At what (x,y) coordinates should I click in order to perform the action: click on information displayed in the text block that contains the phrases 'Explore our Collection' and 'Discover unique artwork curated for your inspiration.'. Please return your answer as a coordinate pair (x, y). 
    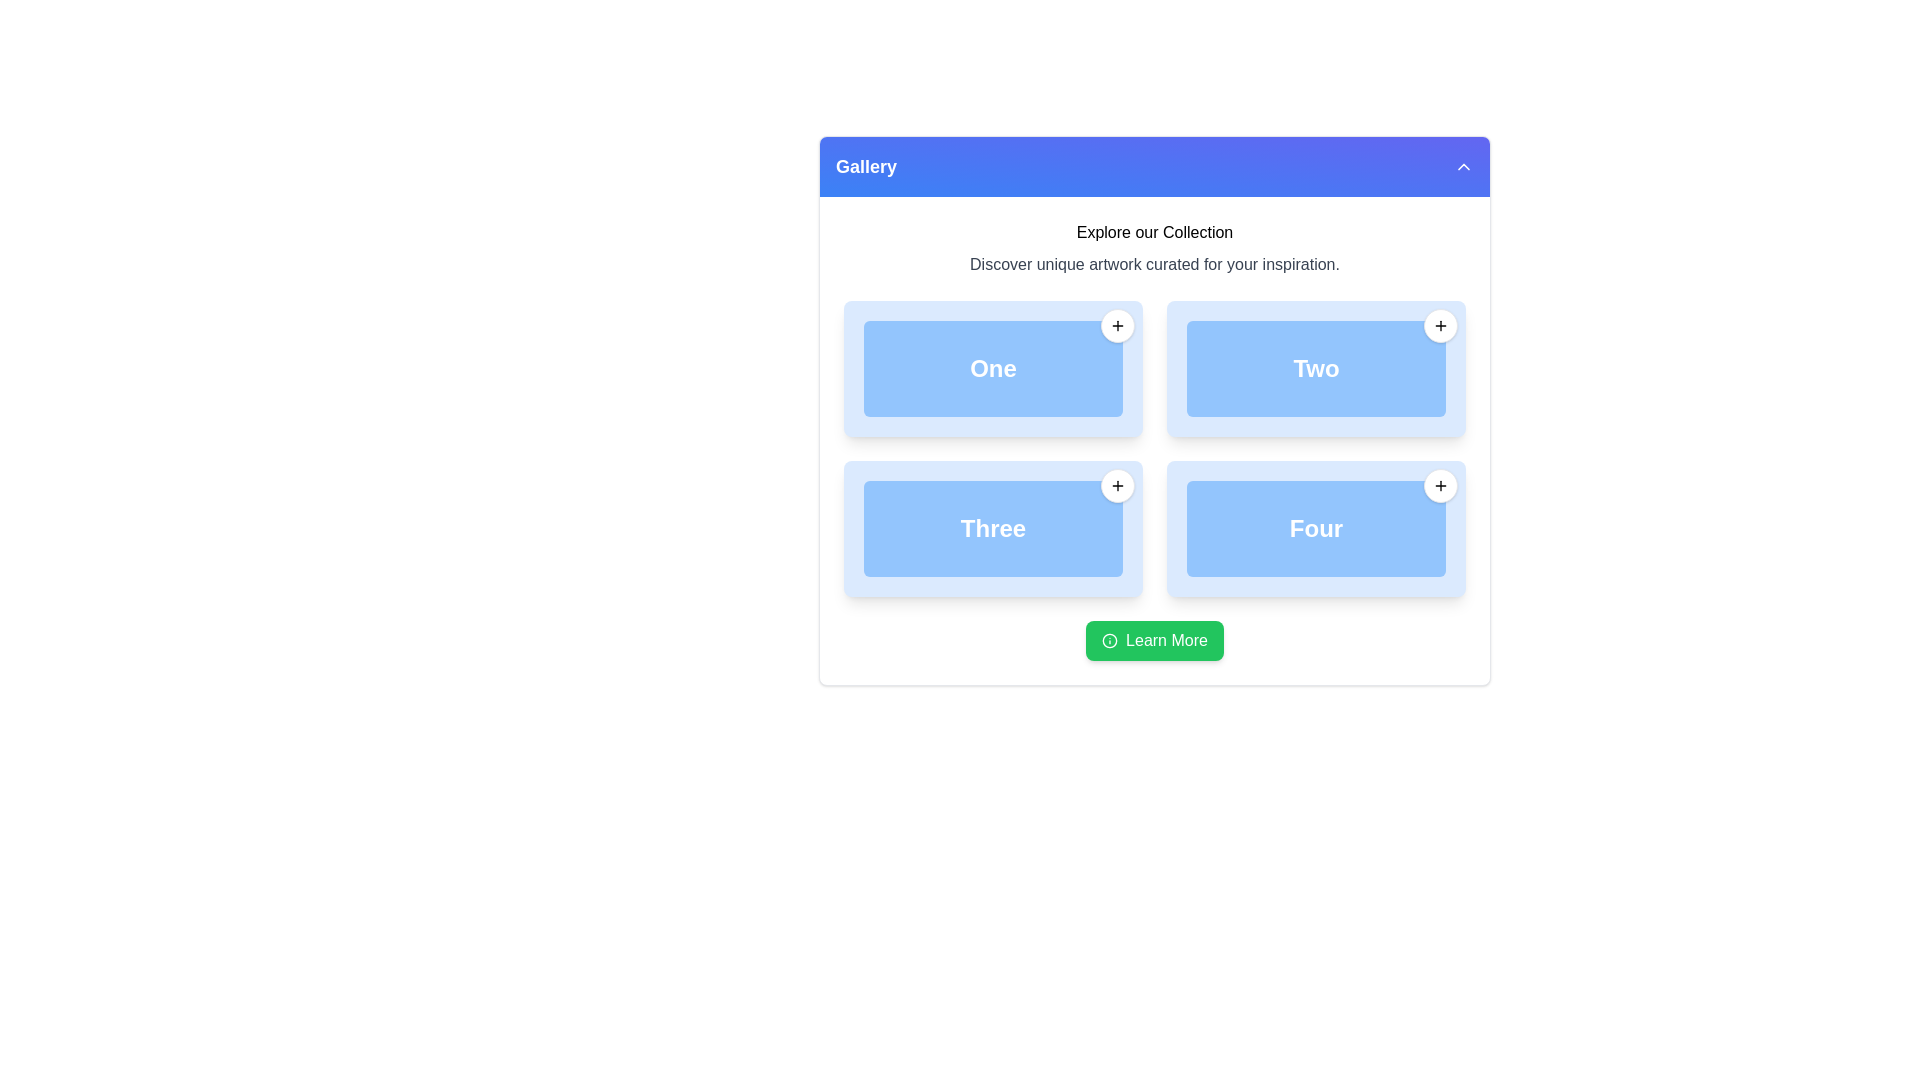
    Looking at the image, I should click on (1155, 248).